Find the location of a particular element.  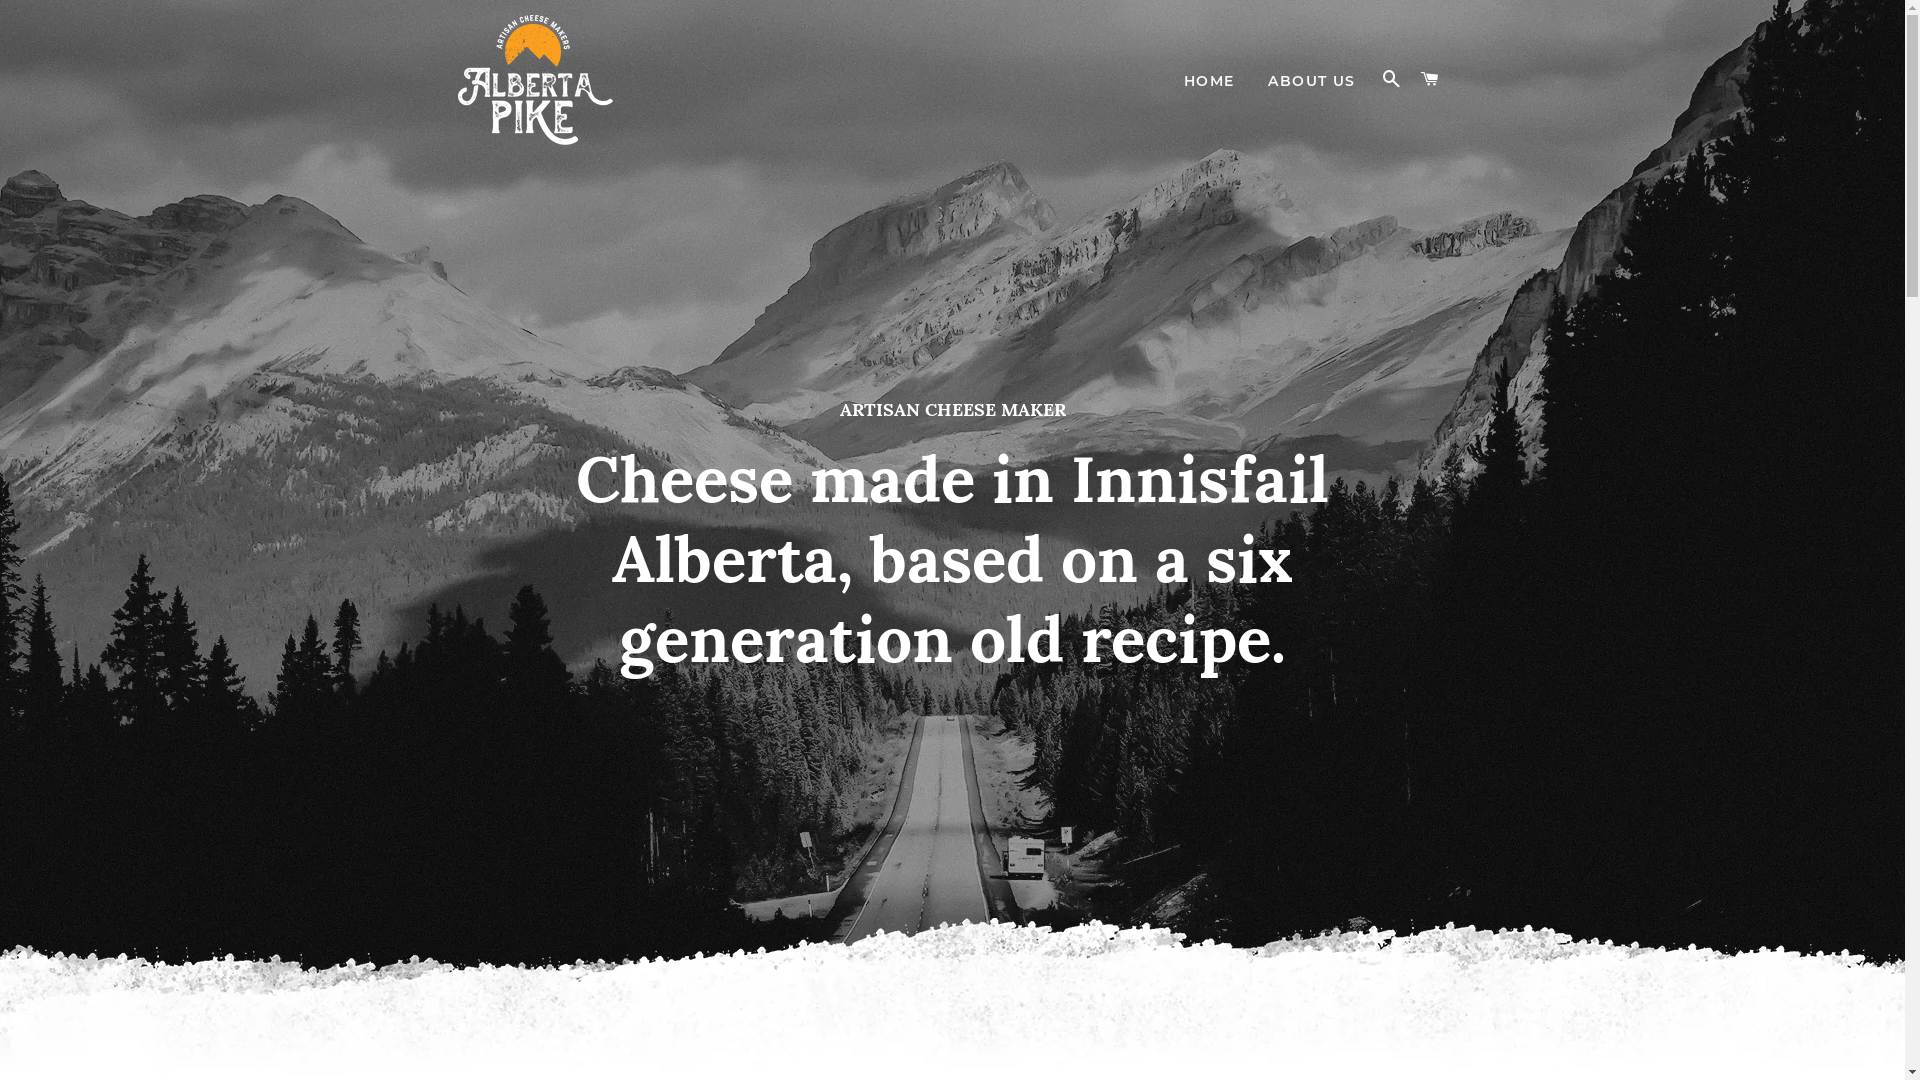

'ABOUT US' is located at coordinates (1311, 80).